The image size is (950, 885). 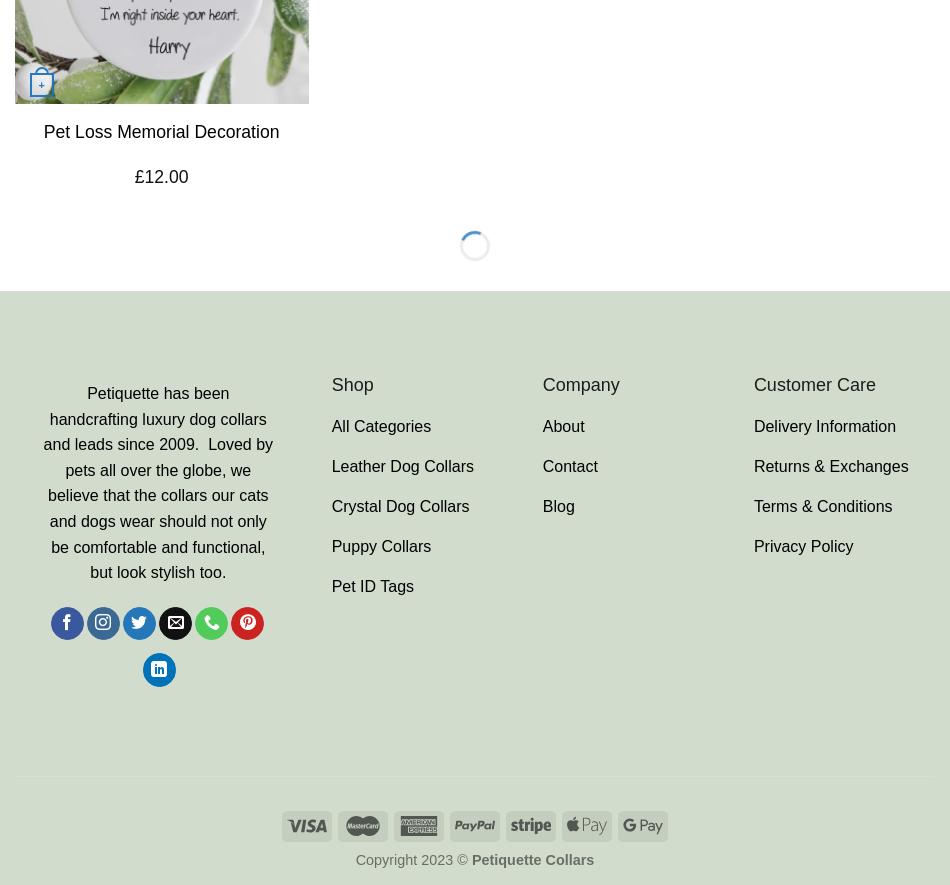 What do you see at coordinates (829, 464) in the screenshot?
I see `'Returns & Exchanges'` at bounding box center [829, 464].